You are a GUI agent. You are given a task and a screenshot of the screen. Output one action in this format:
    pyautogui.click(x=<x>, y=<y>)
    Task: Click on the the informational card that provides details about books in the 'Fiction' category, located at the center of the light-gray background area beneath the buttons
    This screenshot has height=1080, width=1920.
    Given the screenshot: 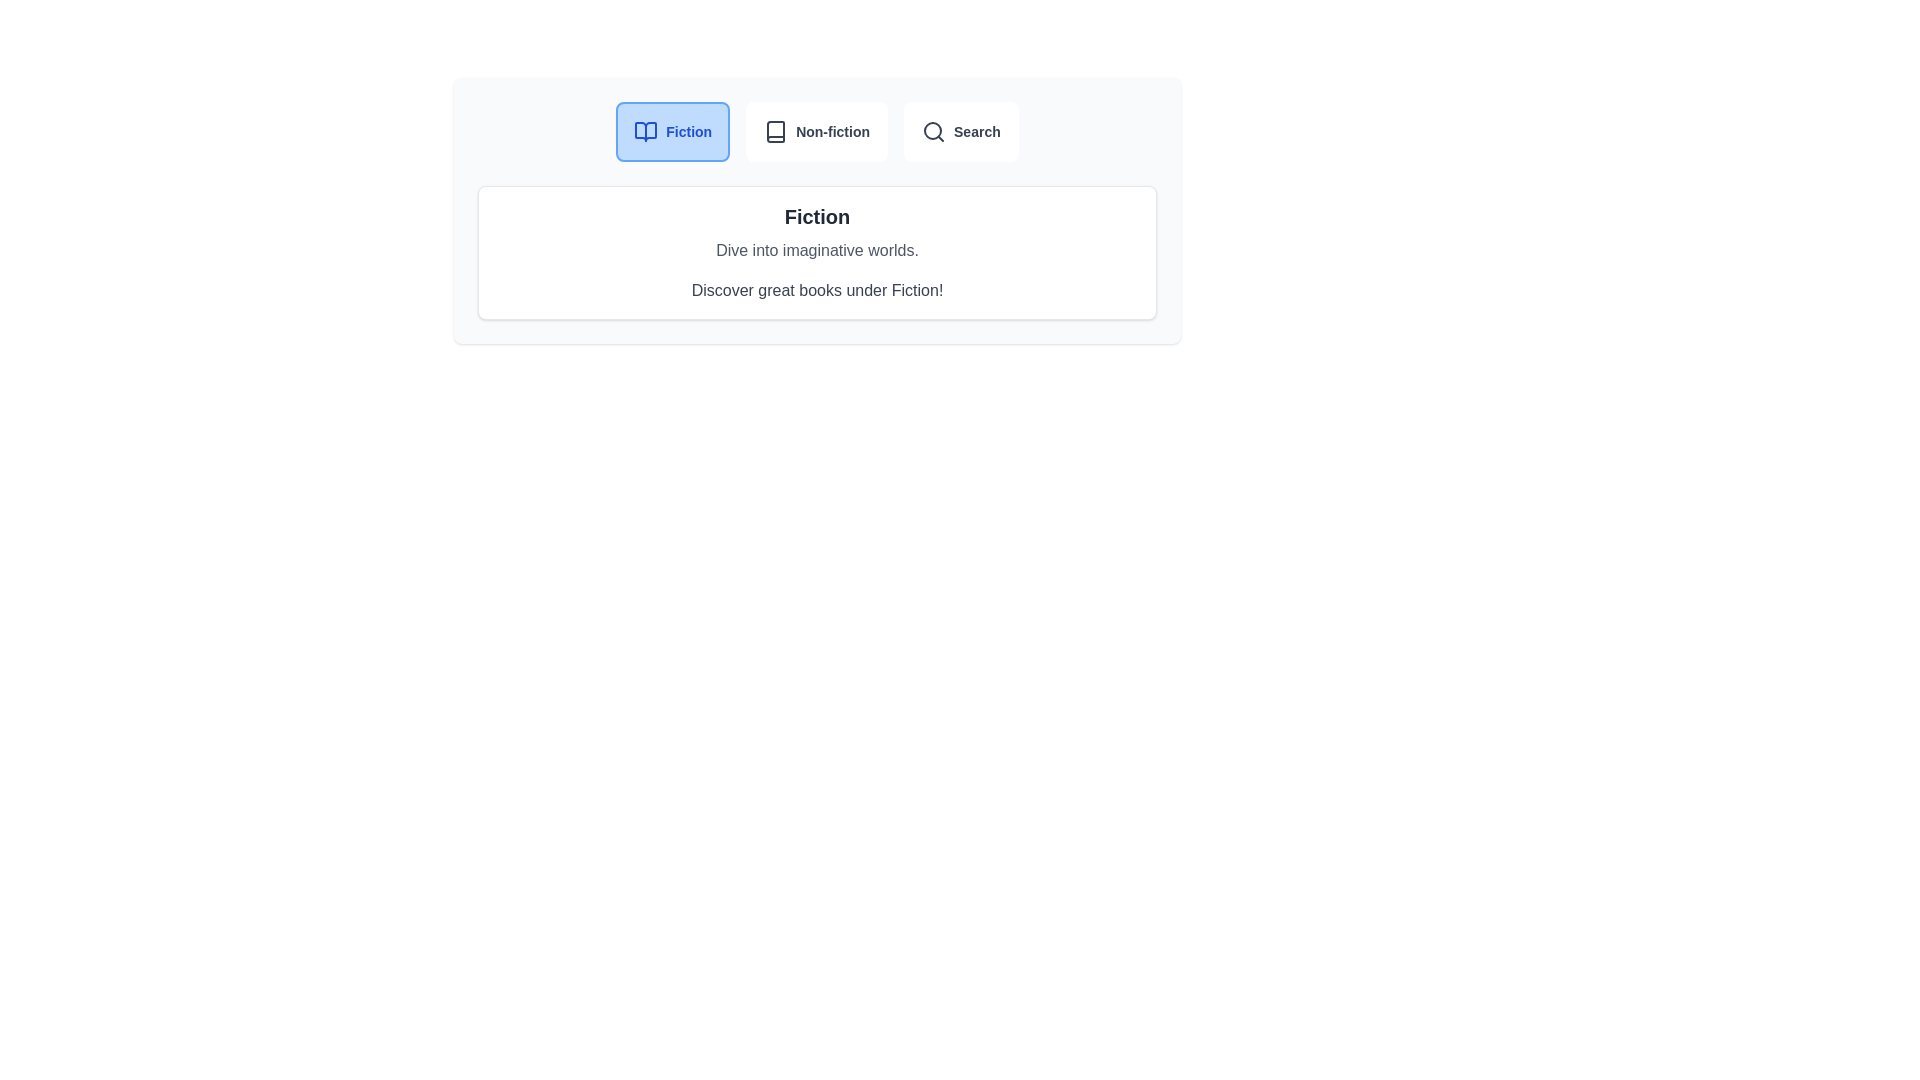 What is the action you would take?
    pyautogui.click(x=817, y=252)
    